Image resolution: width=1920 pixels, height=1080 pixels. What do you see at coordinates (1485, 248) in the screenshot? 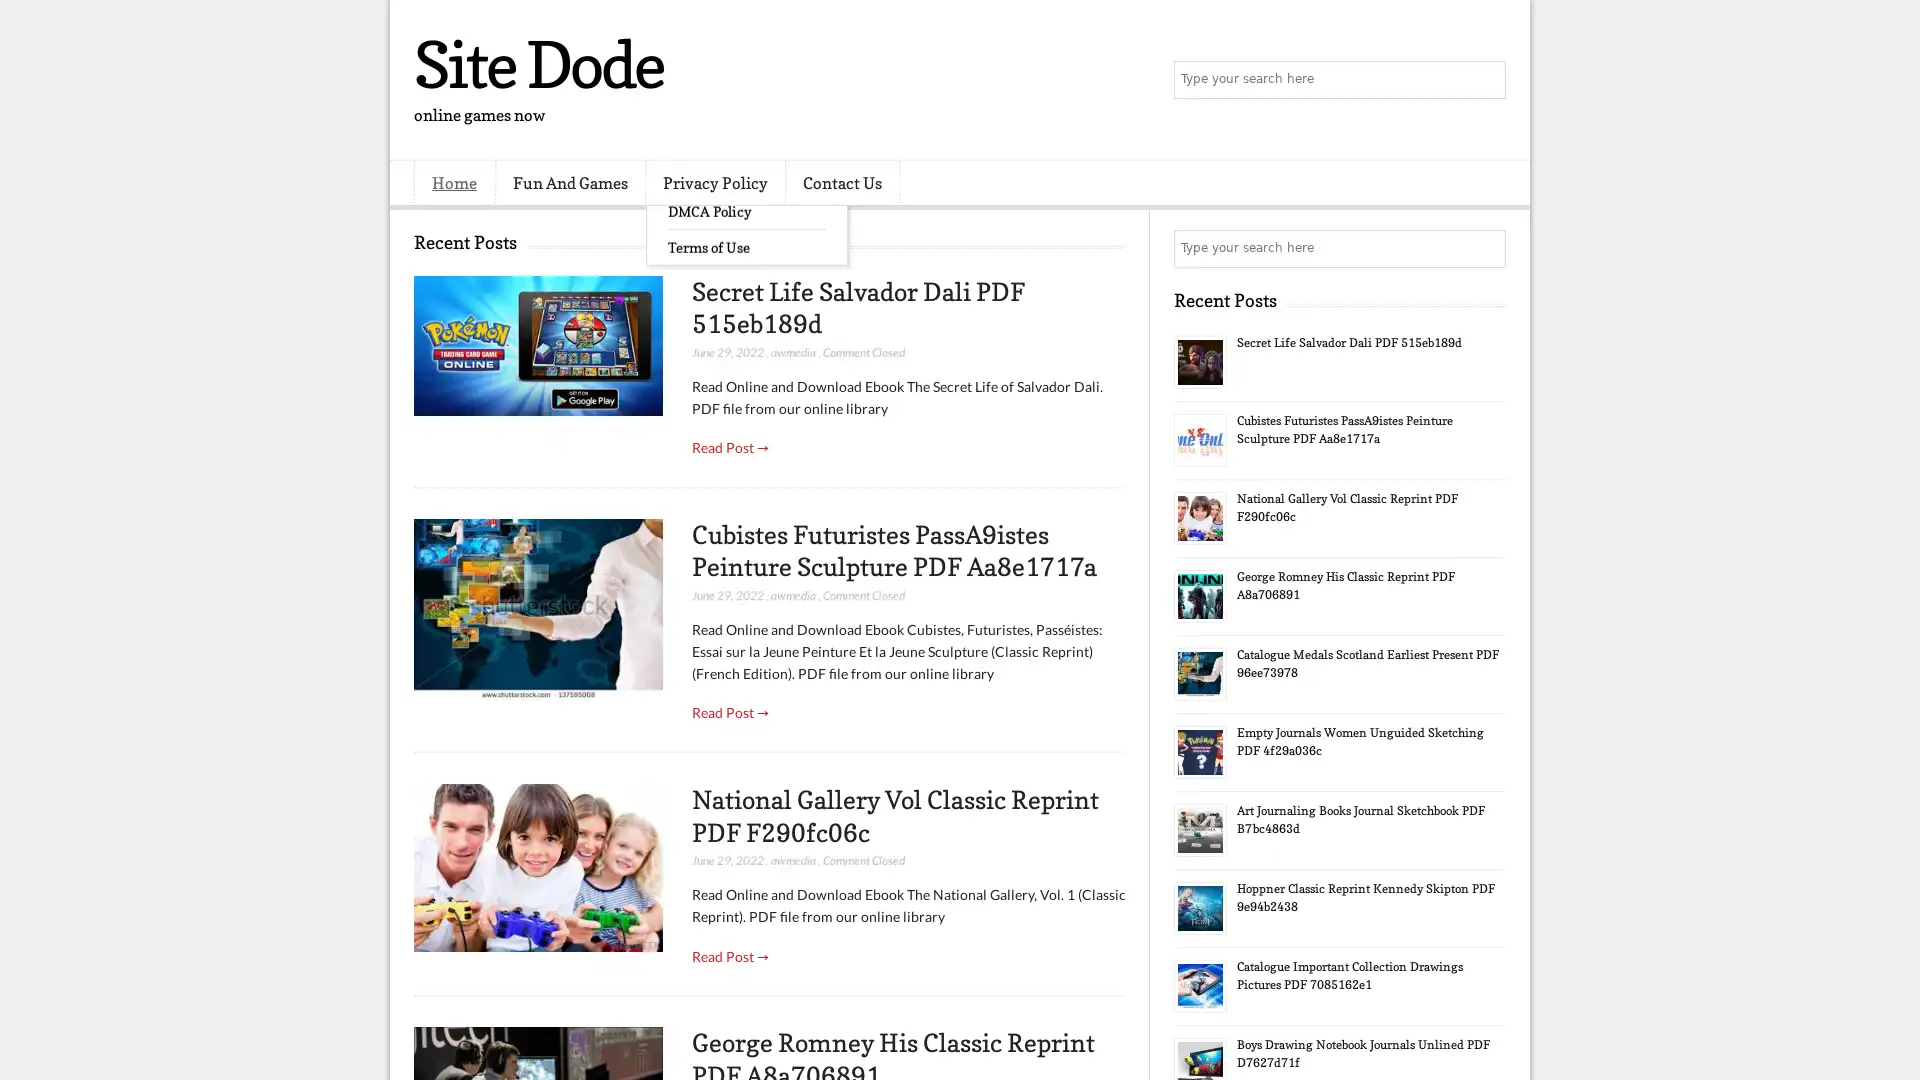
I see `Search` at bounding box center [1485, 248].